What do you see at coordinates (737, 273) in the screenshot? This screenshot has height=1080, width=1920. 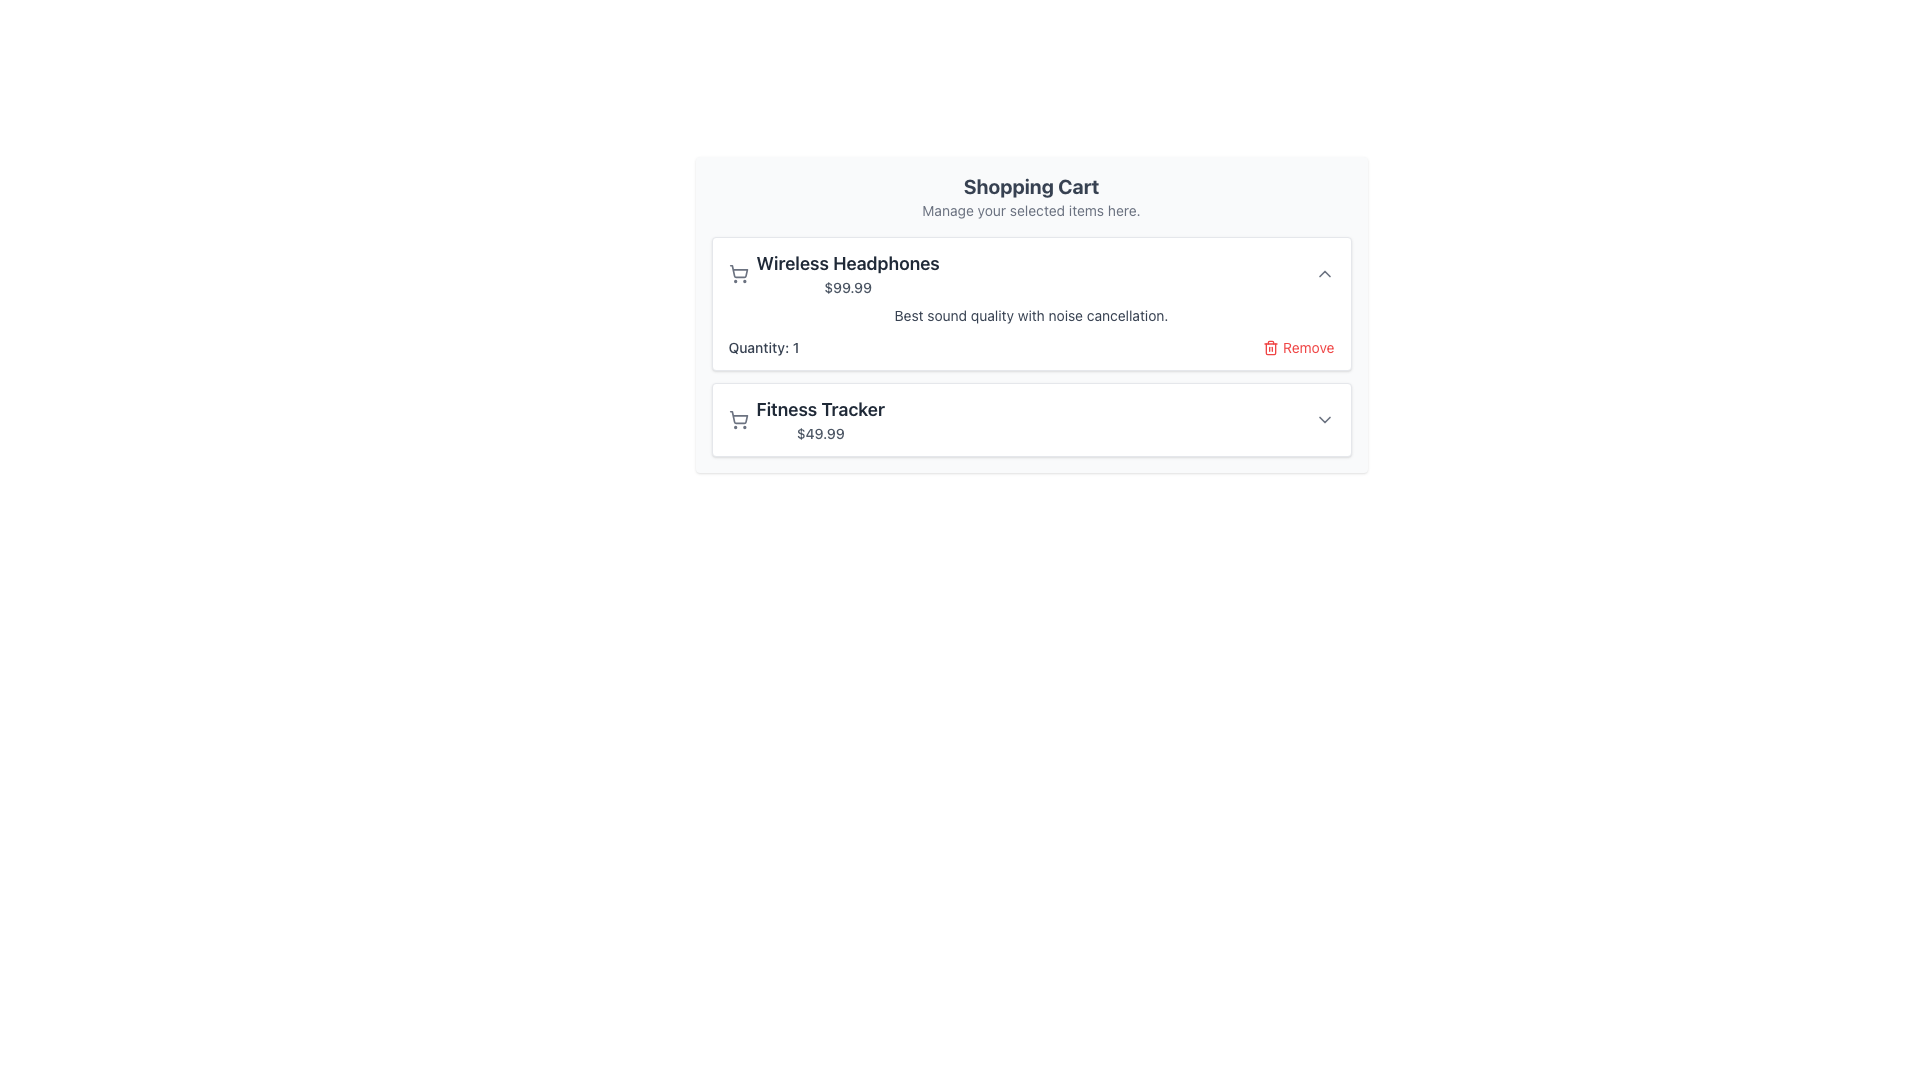 I see `the shopping cart icon located to the left of the text 'Wireless Headphones' and aligned with the top of the text block` at bounding box center [737, 273].